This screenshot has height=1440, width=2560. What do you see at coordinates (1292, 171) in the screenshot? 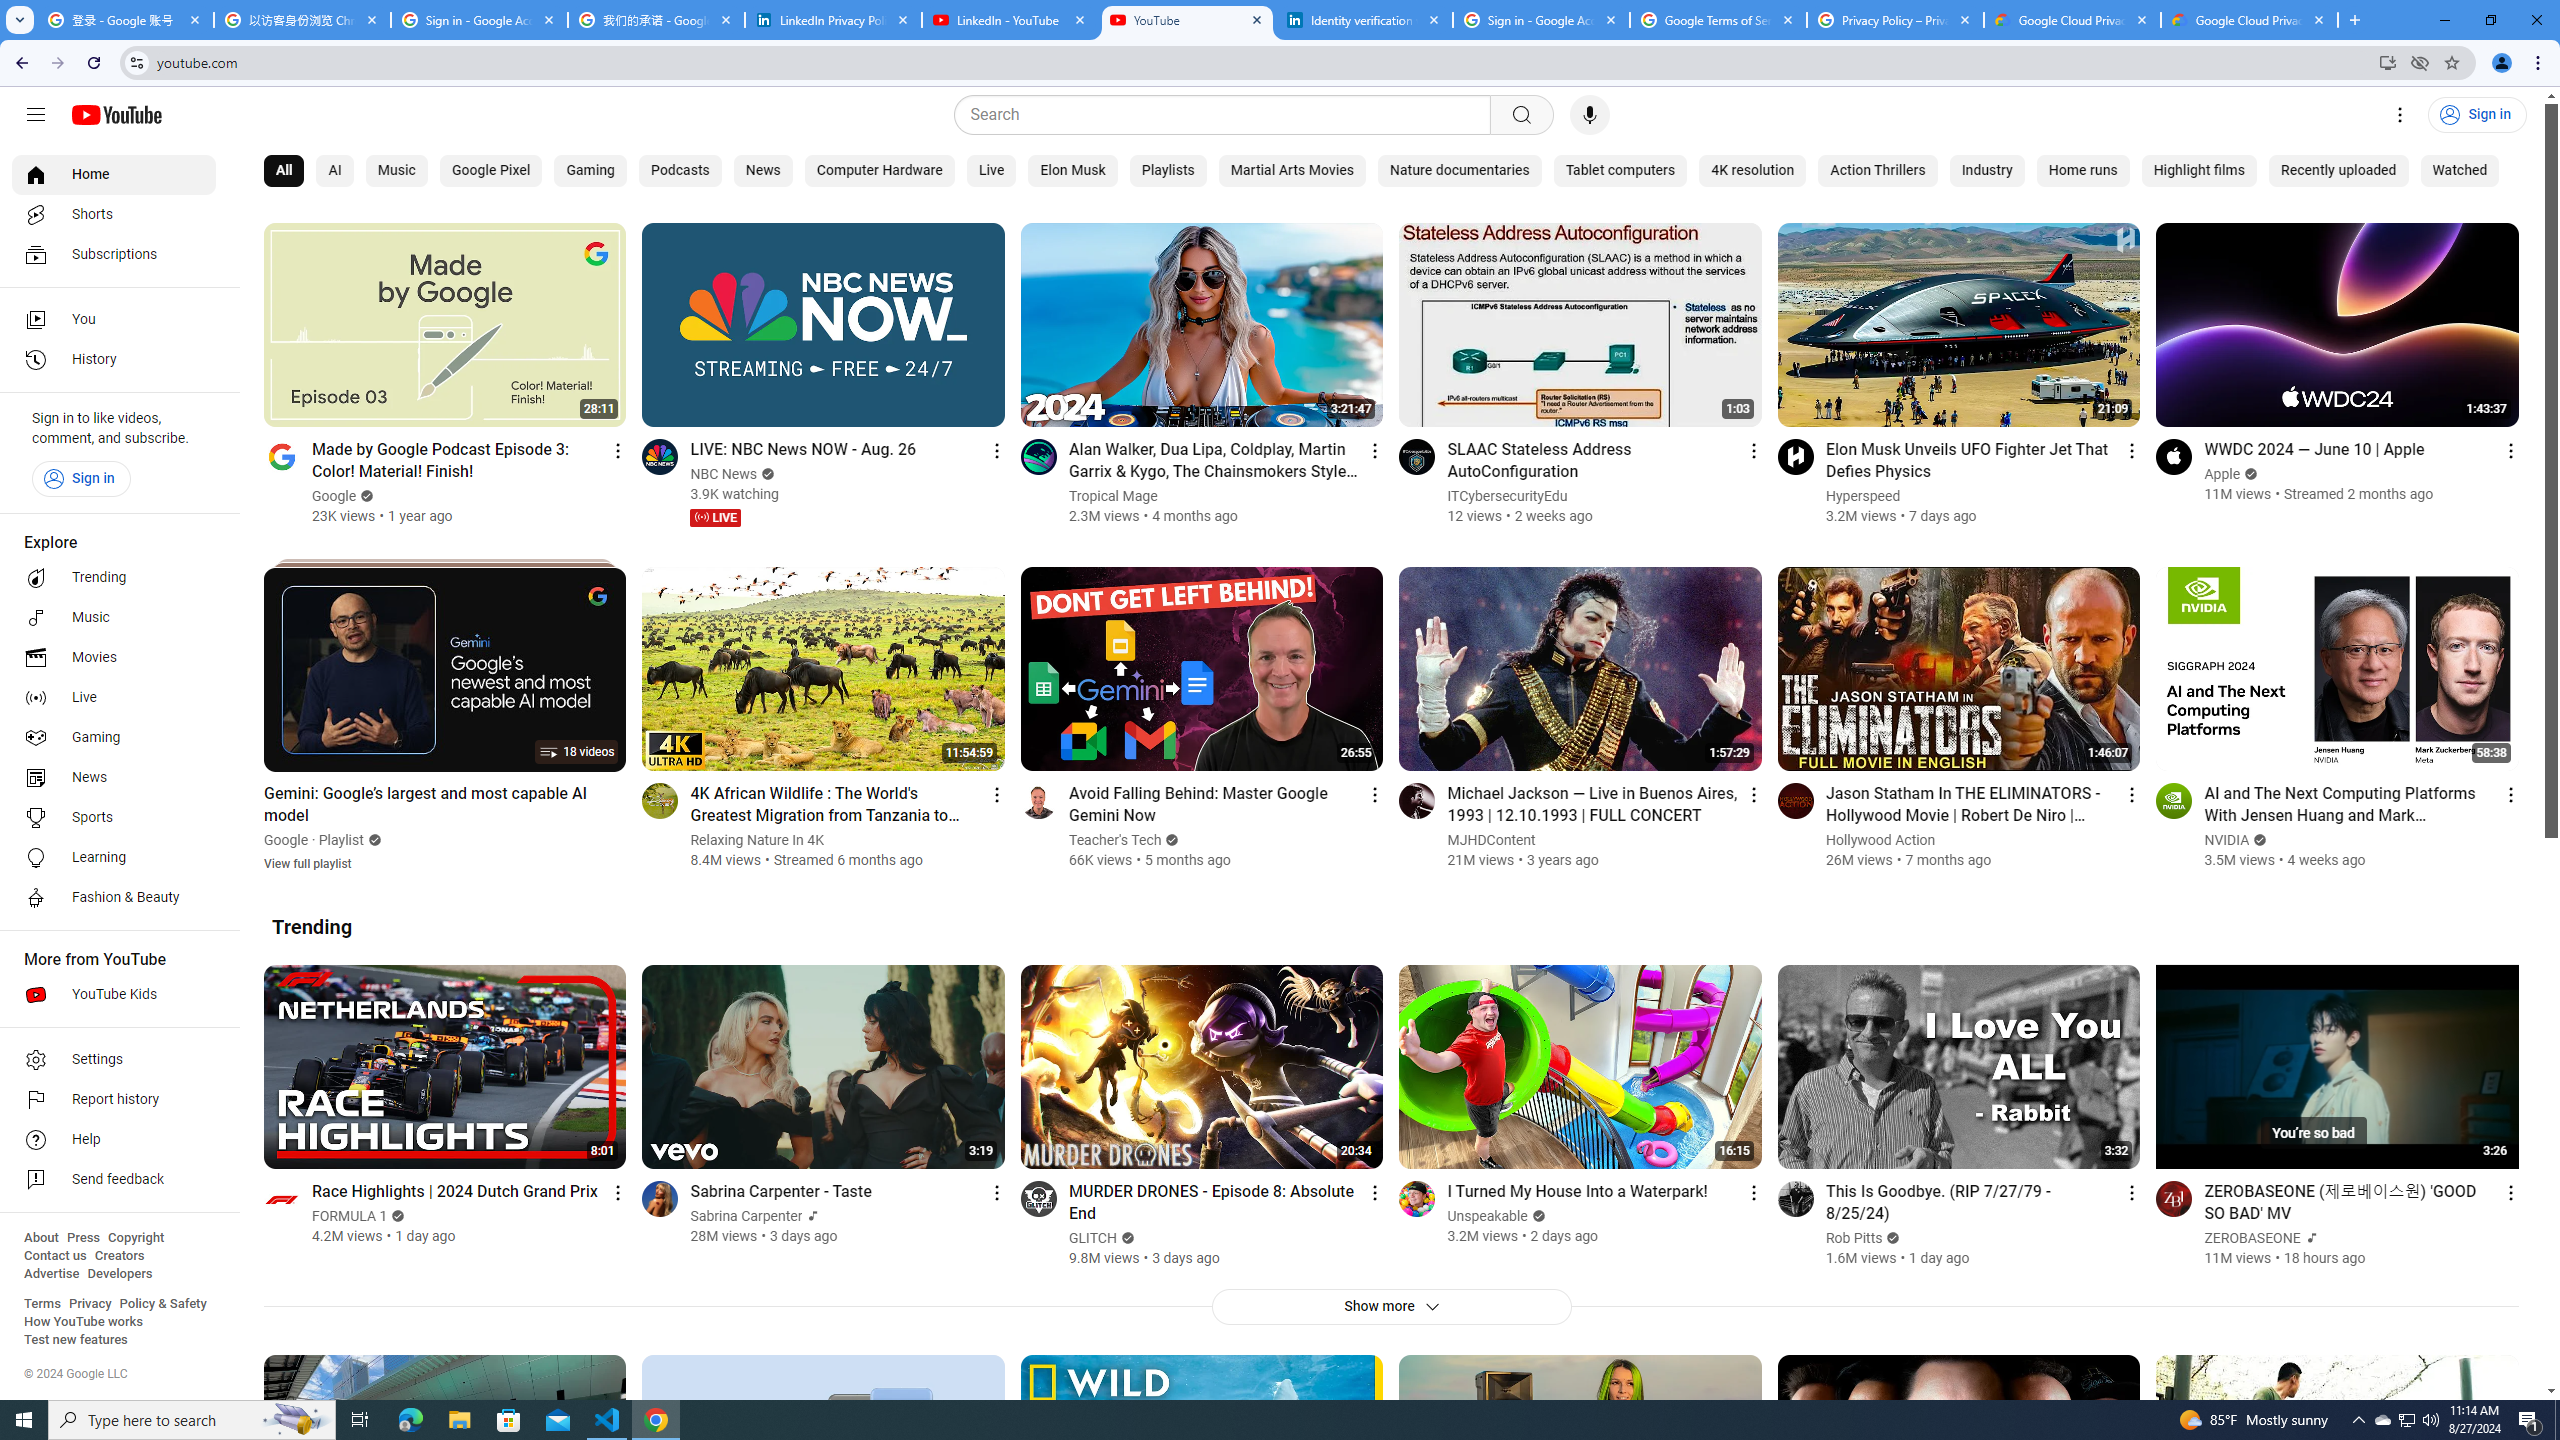
I see `'Martial Arts Movies'` at bounding box center [1292, 171].